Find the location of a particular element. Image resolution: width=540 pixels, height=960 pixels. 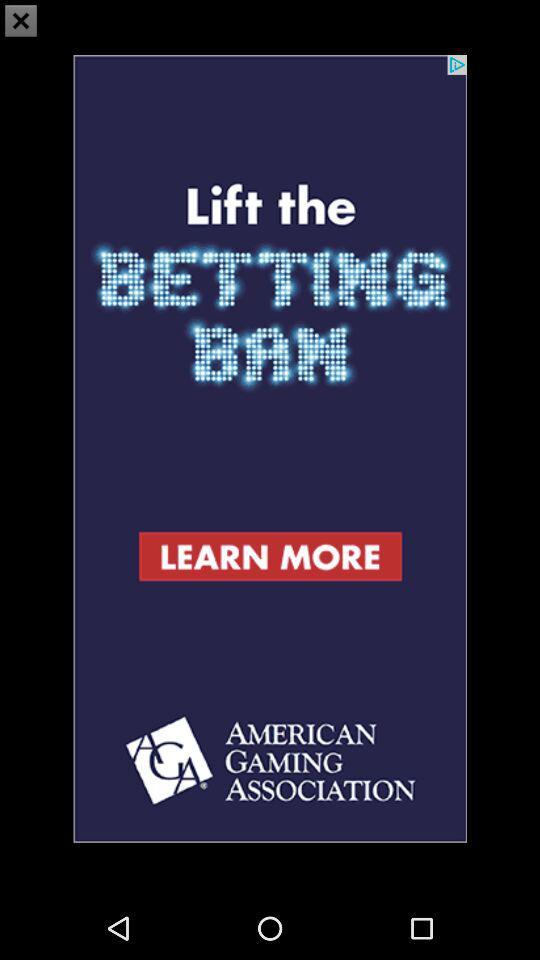

the close icon is located at coordinates (20, 21).